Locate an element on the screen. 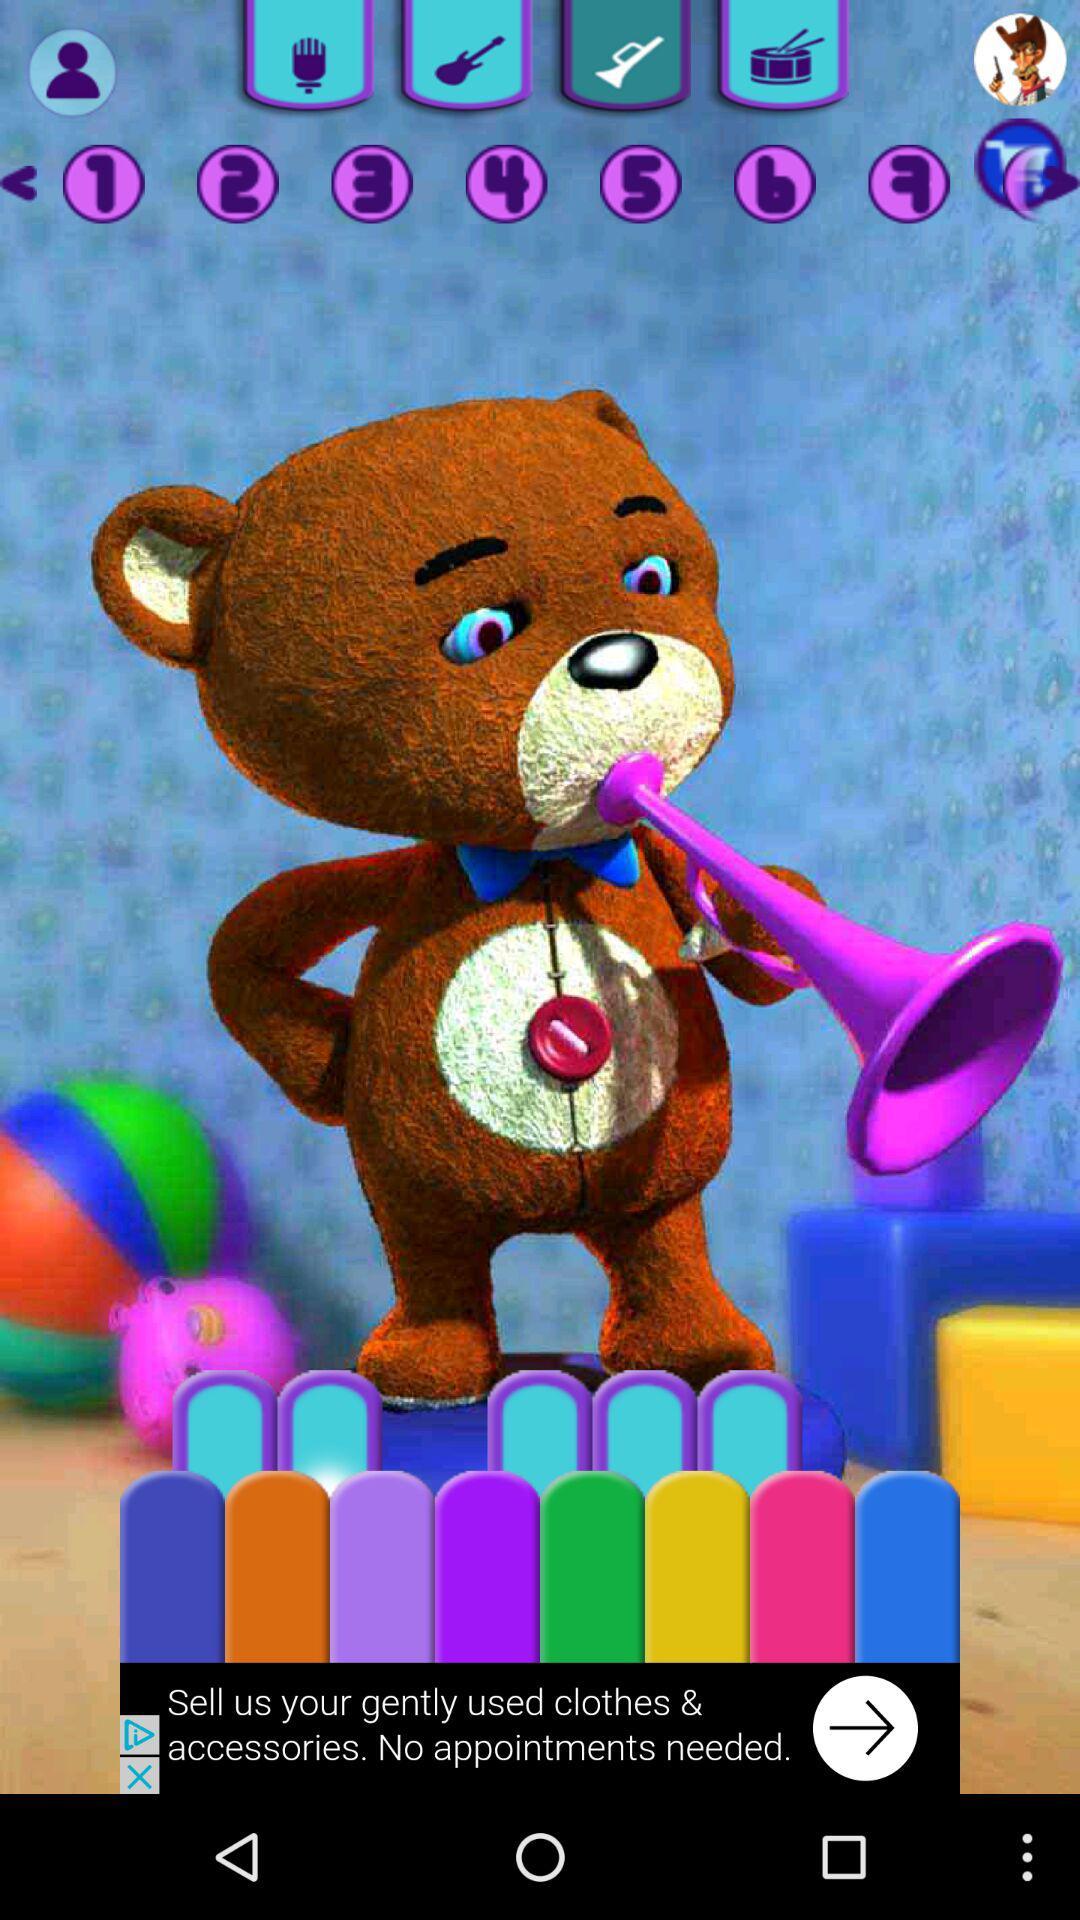  the avatar icon is located at coordinates (71, 77).